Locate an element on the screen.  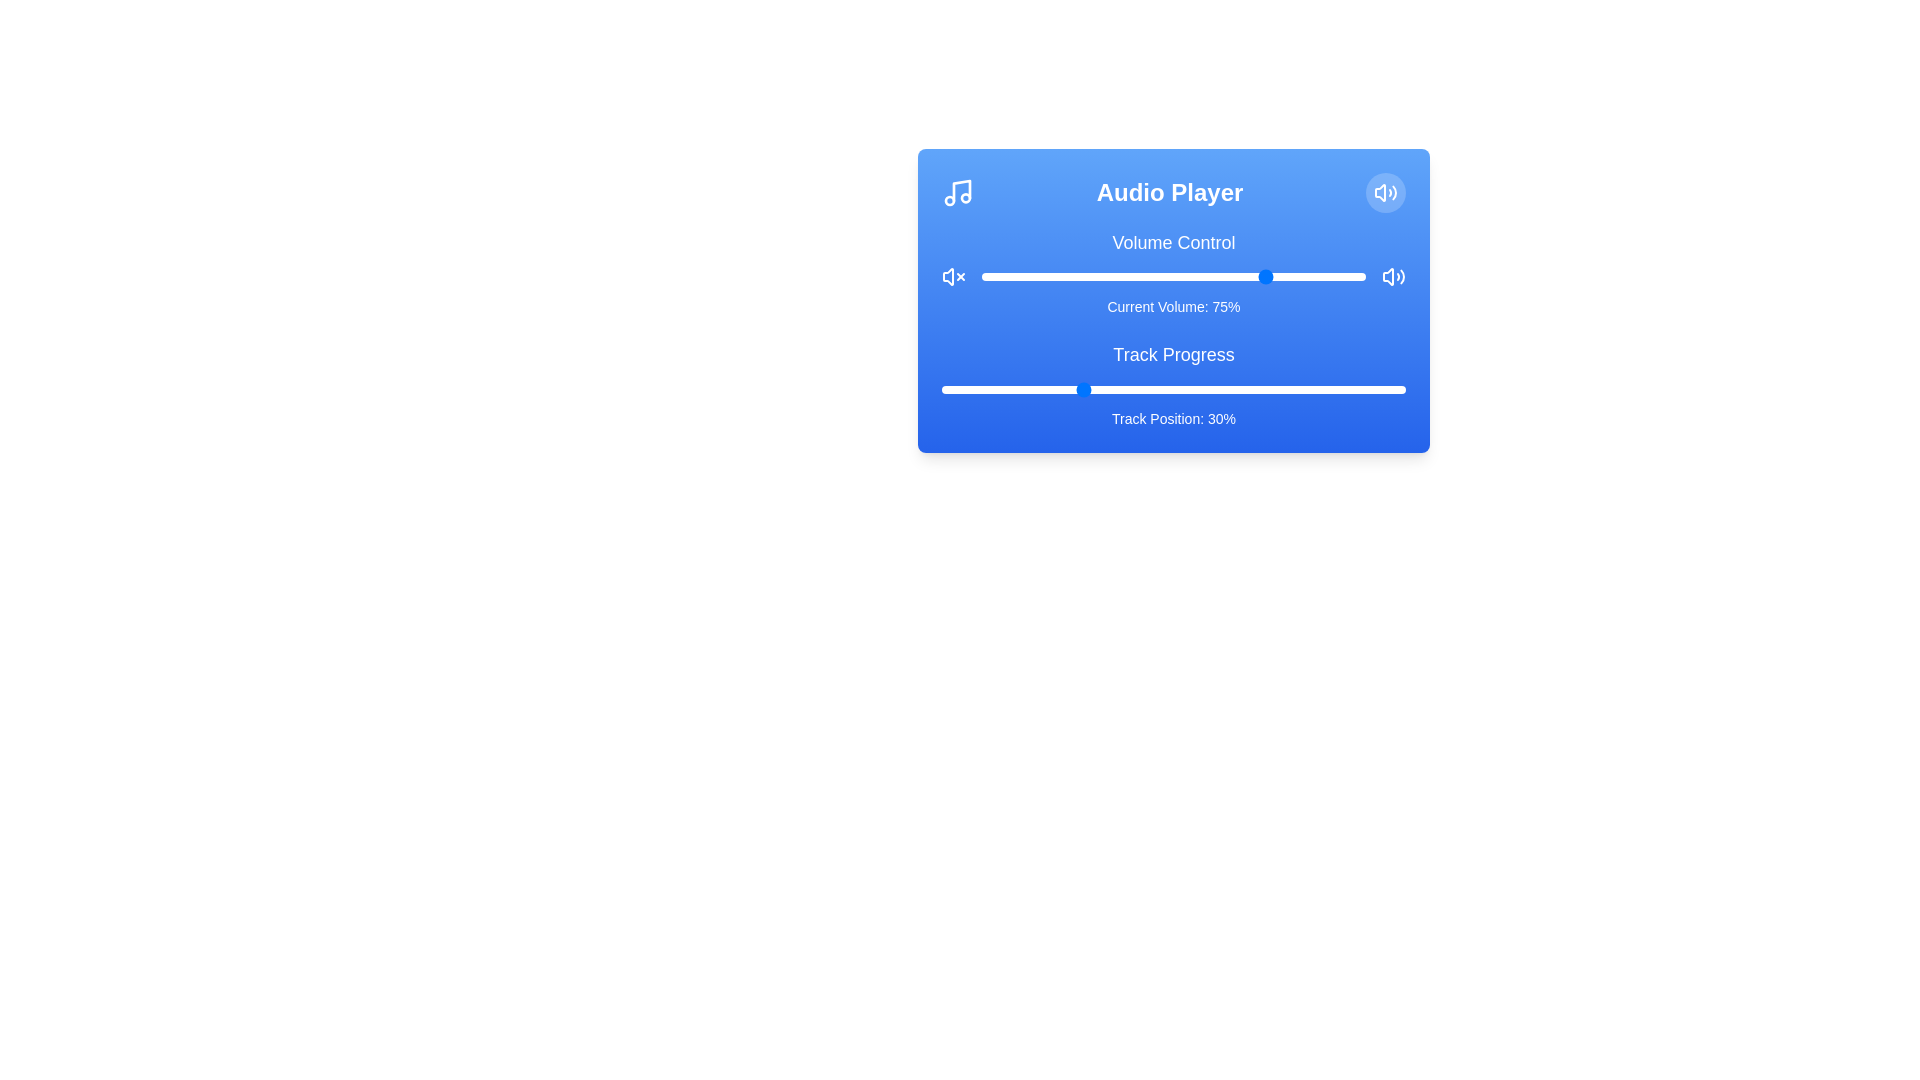
the track position is located at coordinates (1214, 389).